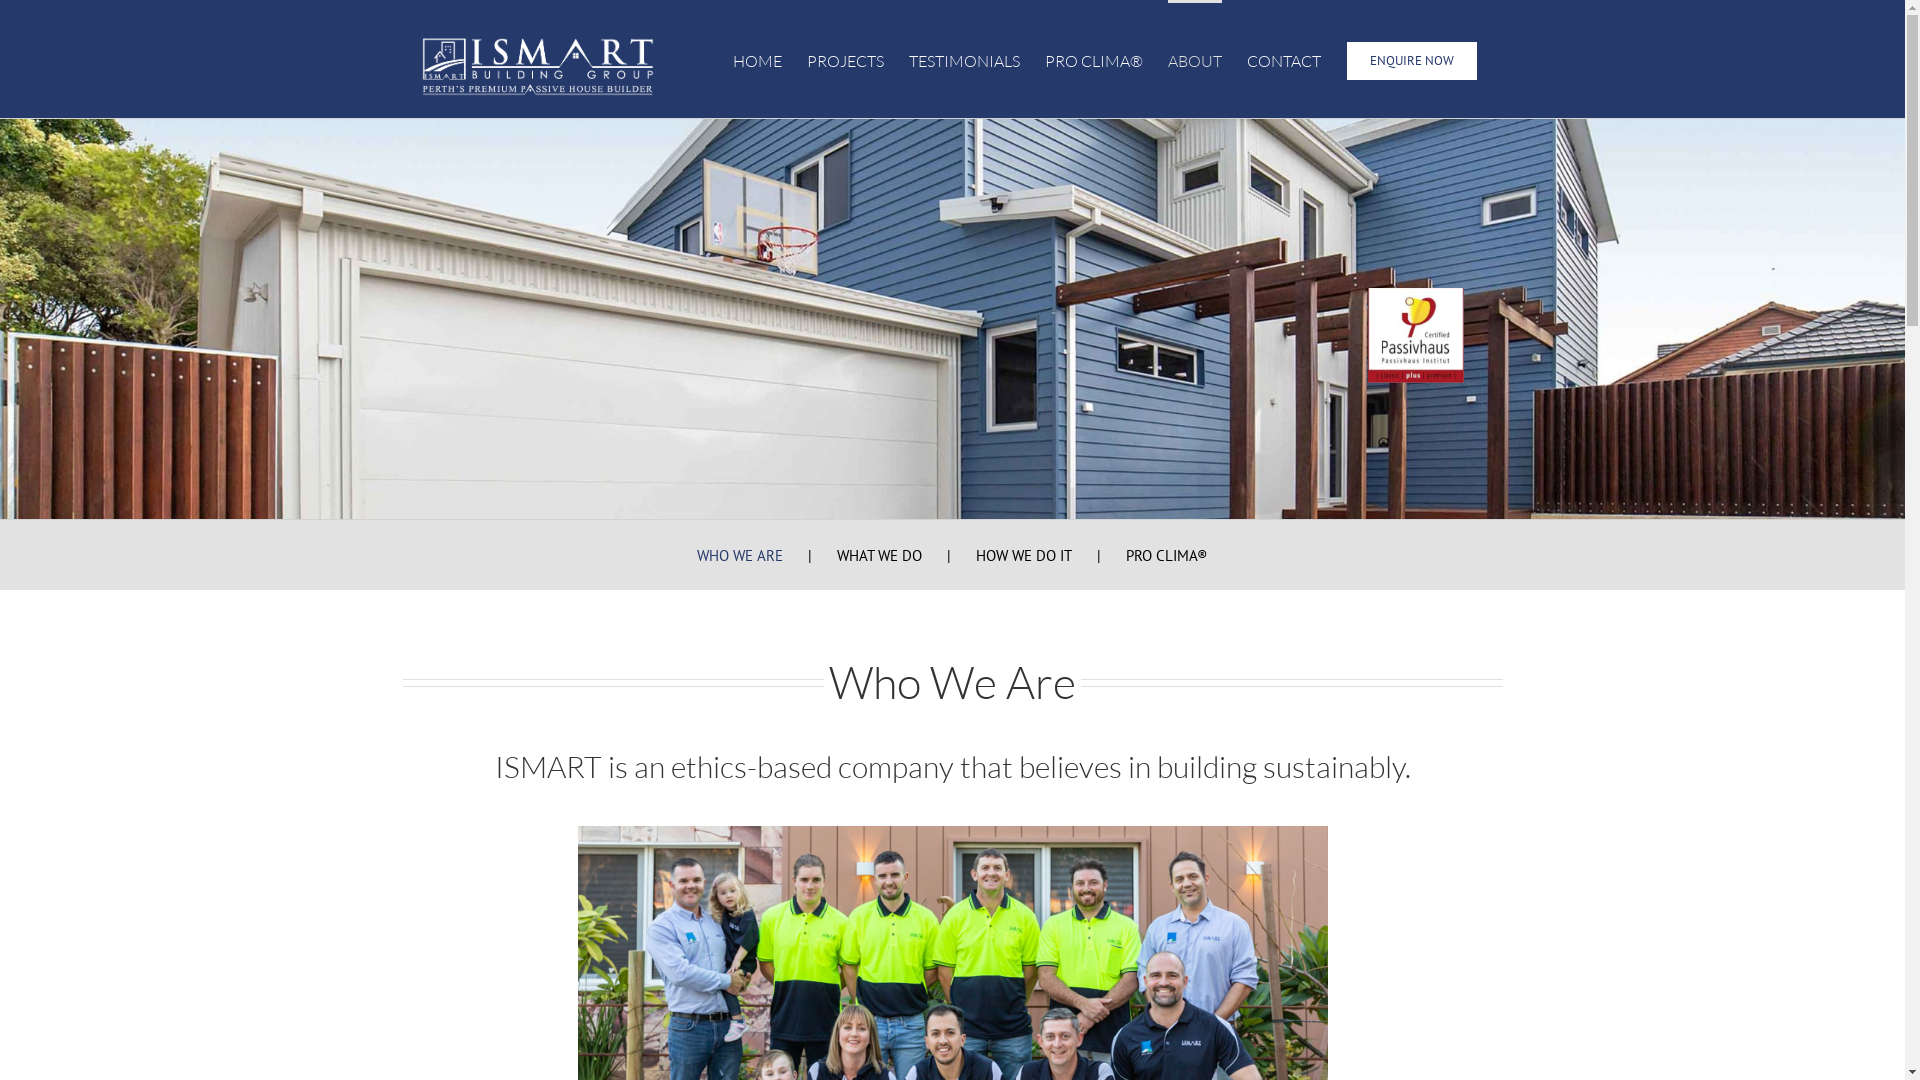  I want to click on 'HOME', so click(755, 57).